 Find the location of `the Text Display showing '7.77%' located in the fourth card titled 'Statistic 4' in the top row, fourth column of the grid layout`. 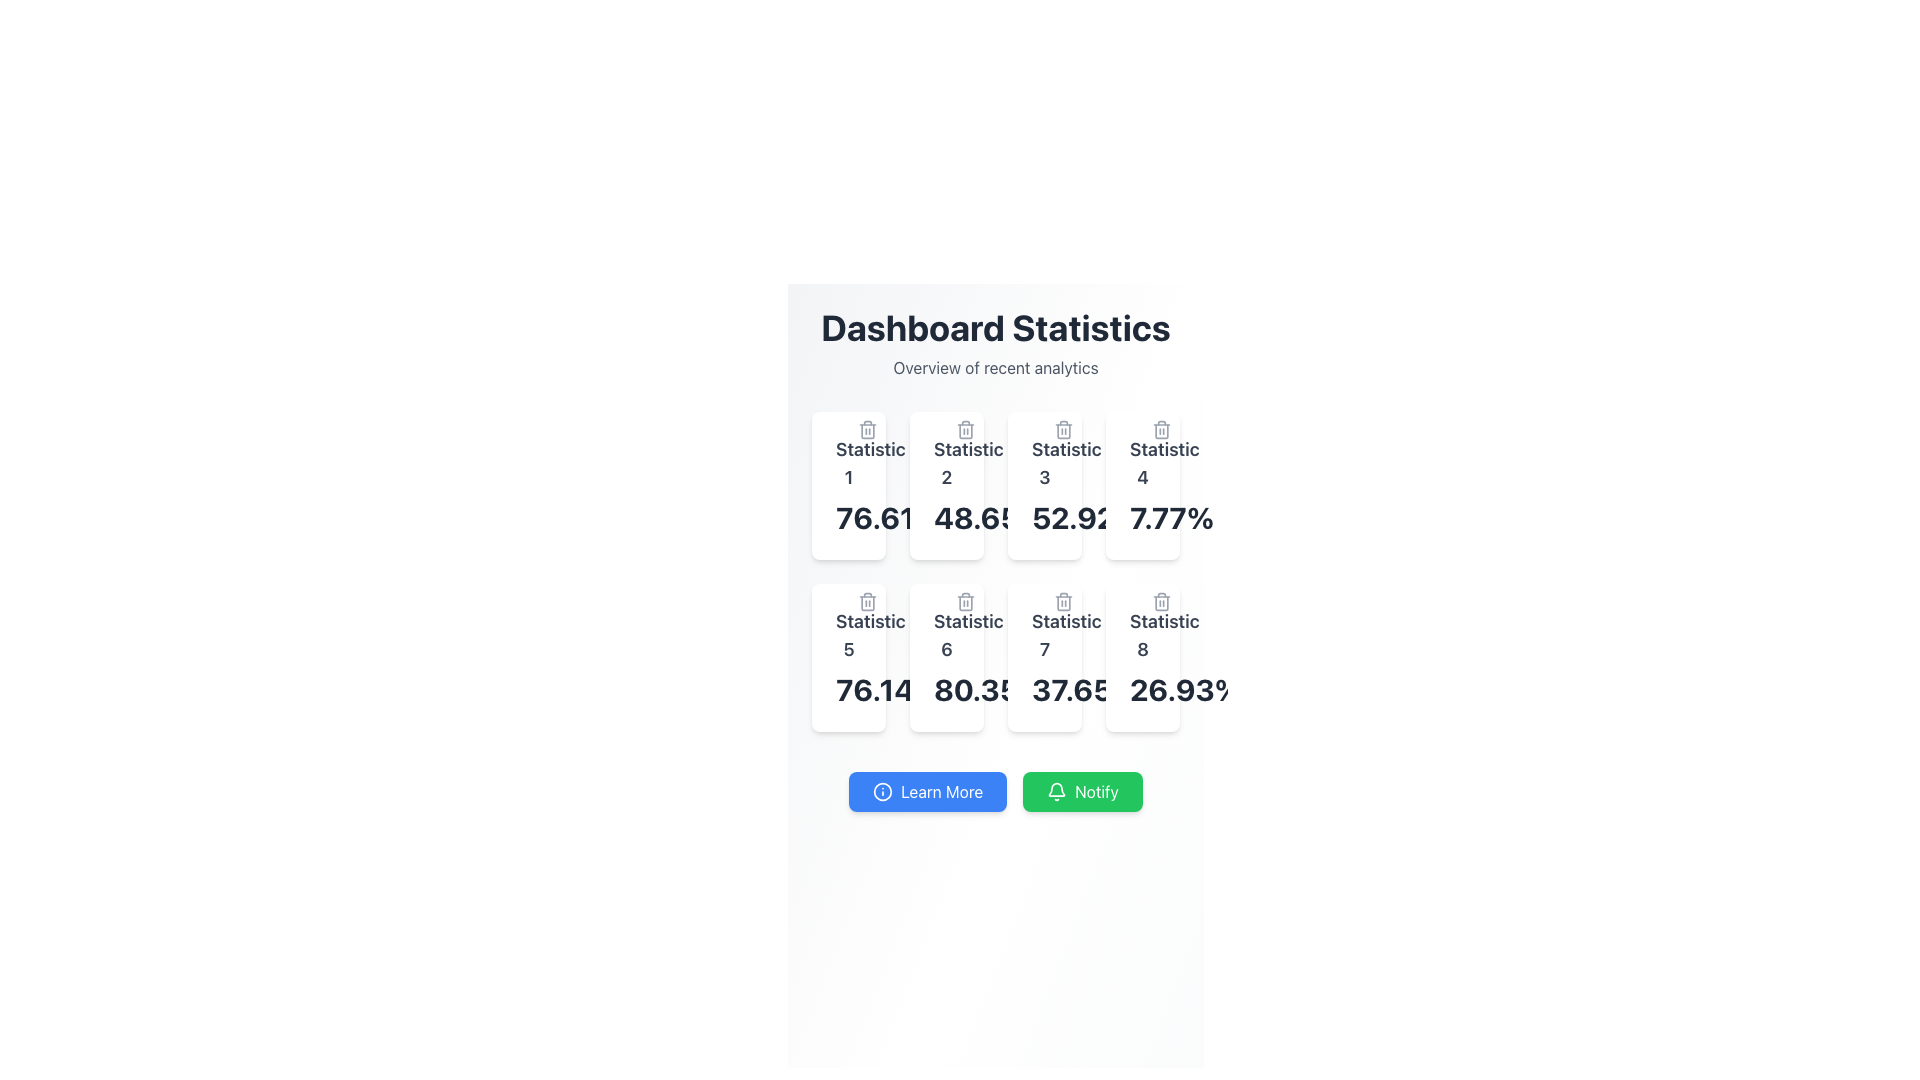

the Text Display showing '7.77%' located in the fourth card titled 'Statistic 4' in the top row, fourth column of the grid layout is located at coordinates (1142, 516).